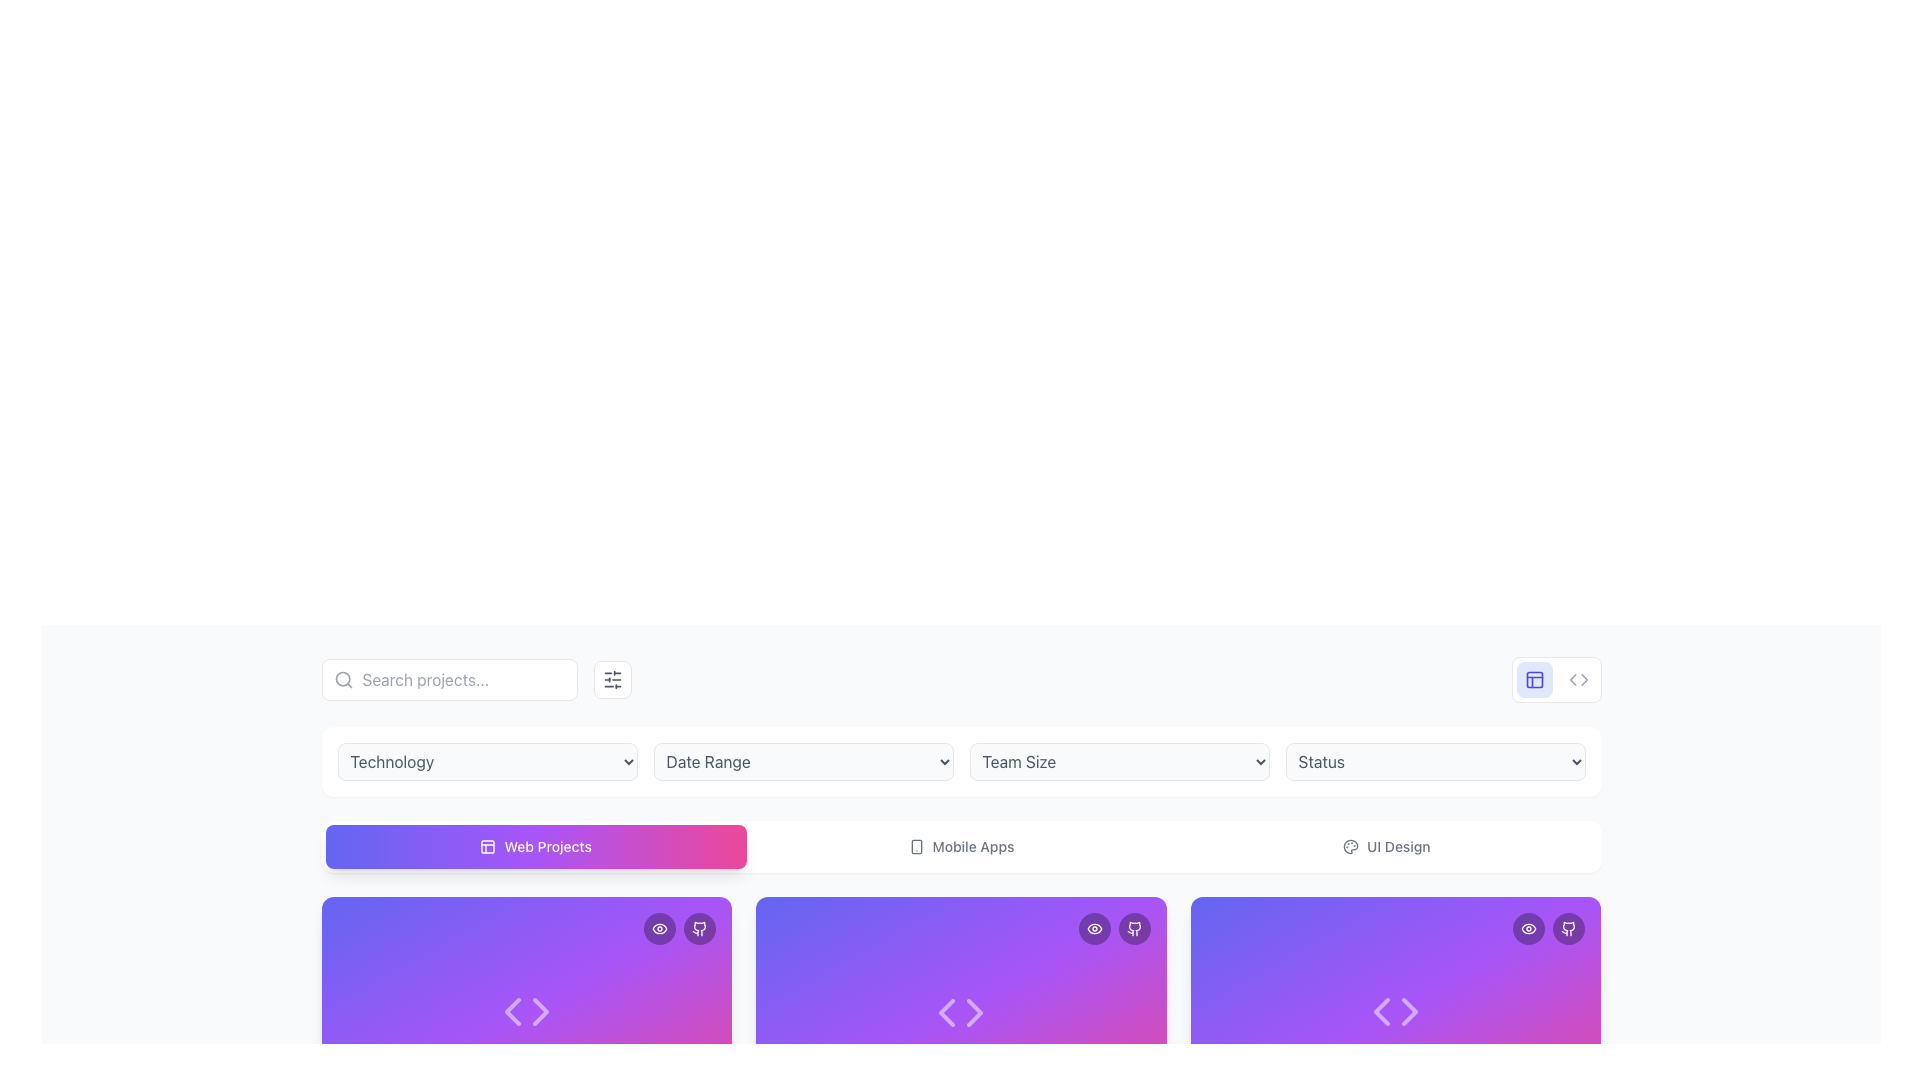 The width and height of the screenshot is (1920, 1080). Describe the element at coordinates (680, 929) in the screenshot. I see `the interactive button group located at the top-right corner of a purple gradient card` at that location.